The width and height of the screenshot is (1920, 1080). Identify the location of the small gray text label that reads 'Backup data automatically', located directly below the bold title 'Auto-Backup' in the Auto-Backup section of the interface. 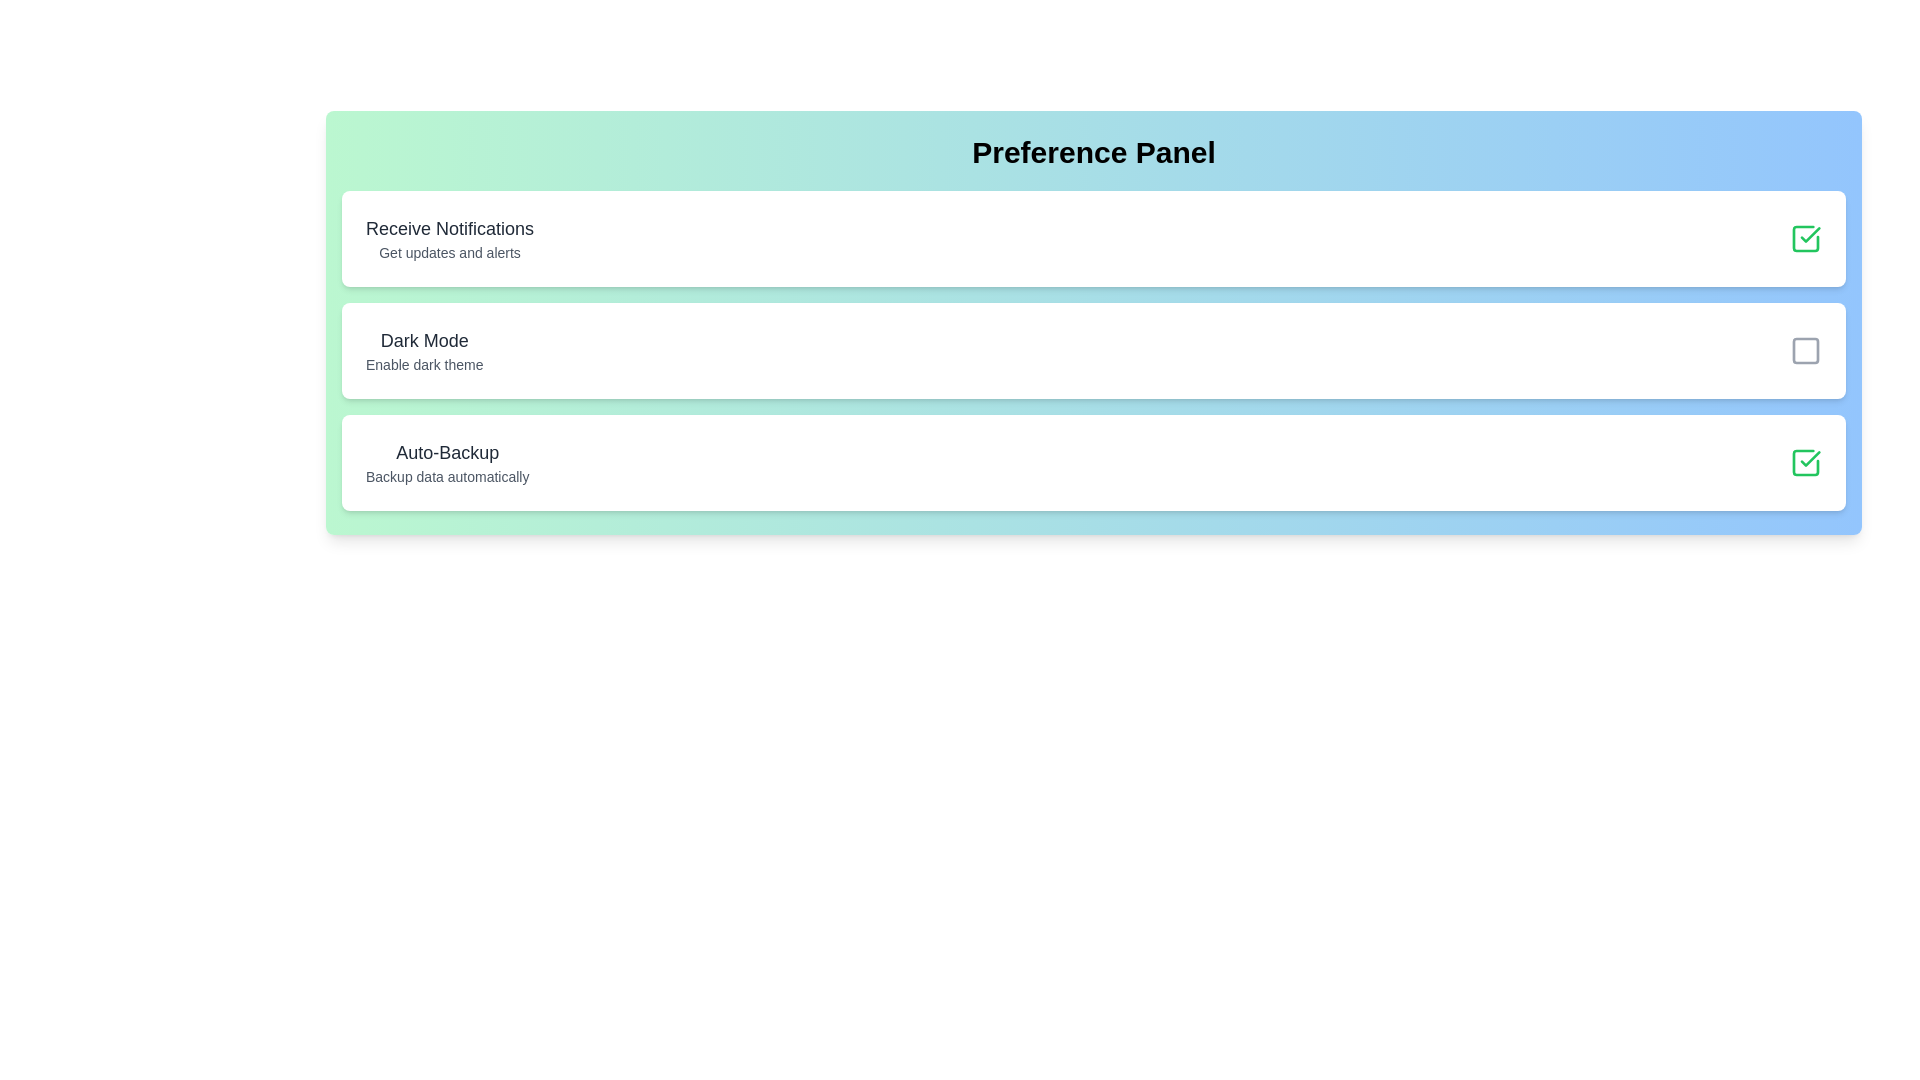
(446, 477).